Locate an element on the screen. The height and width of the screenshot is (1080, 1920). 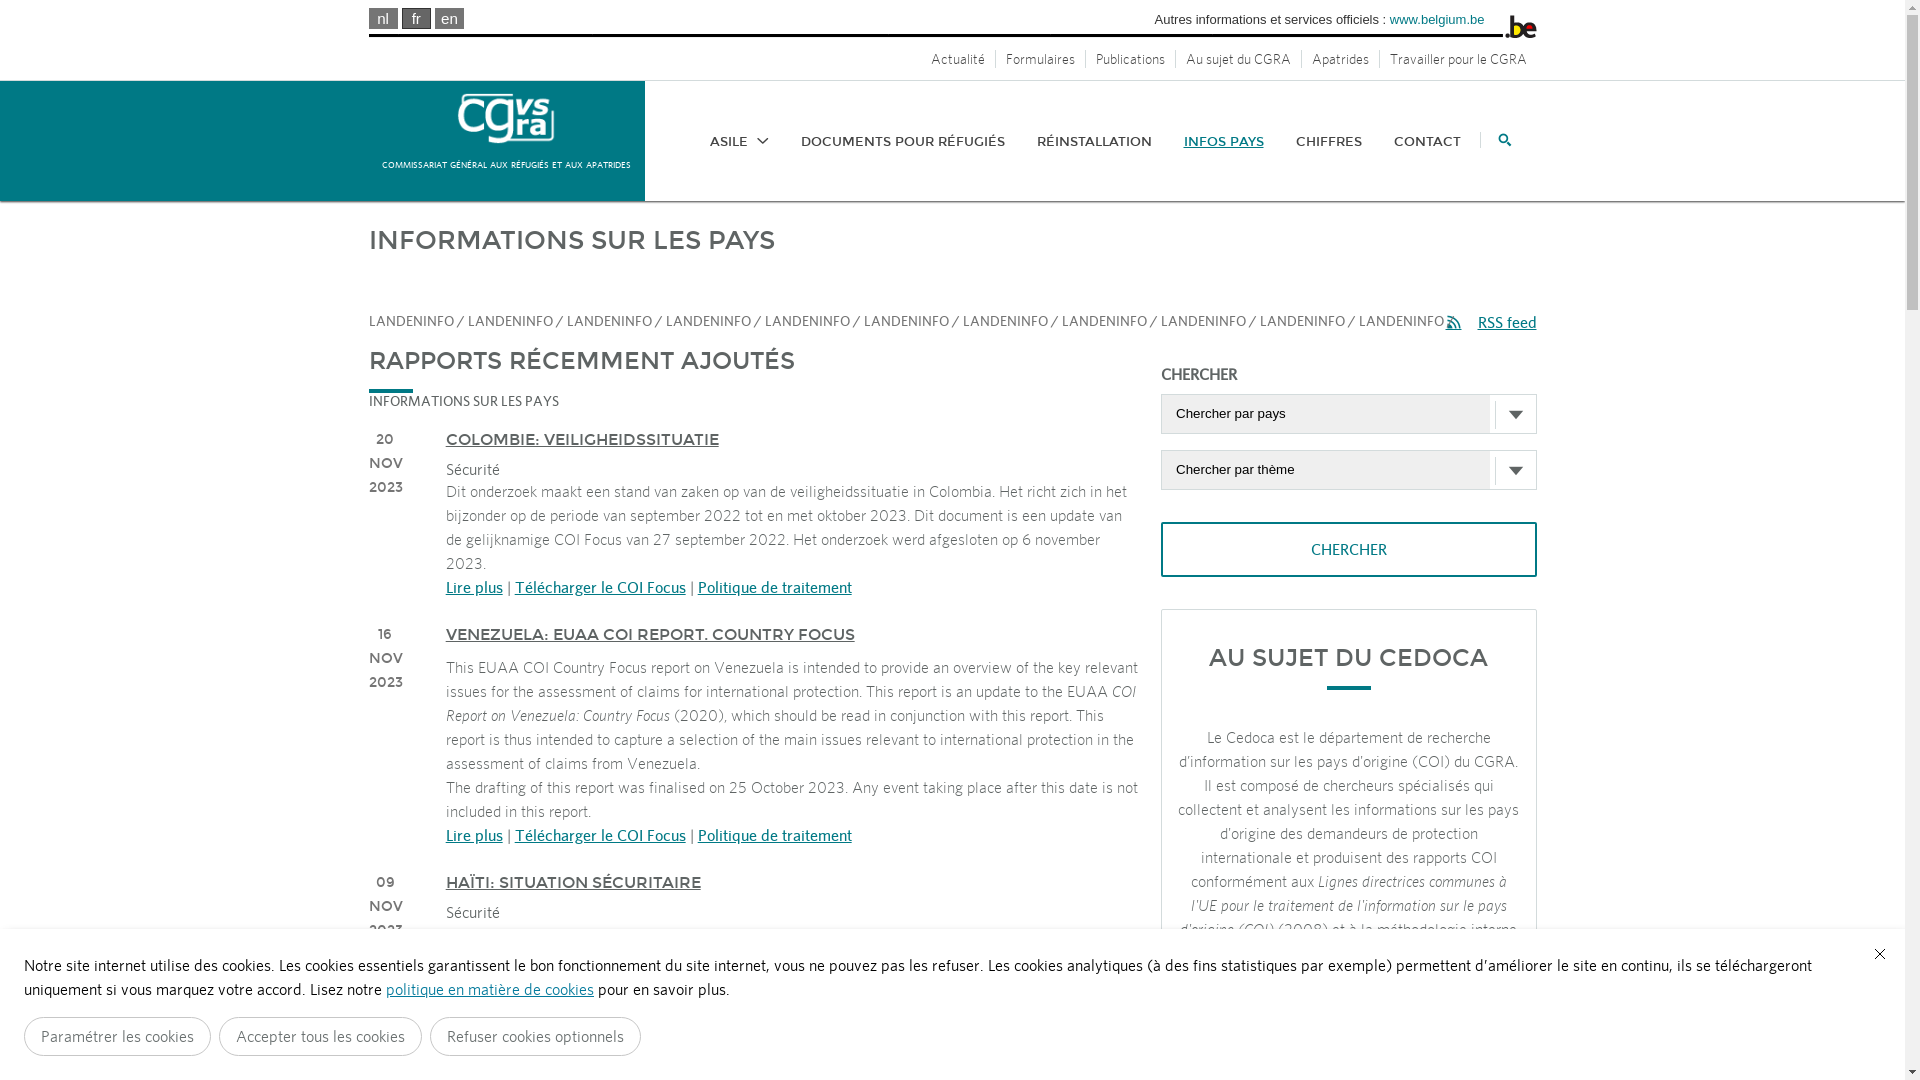
'en' is located at coordinates (448, 18).